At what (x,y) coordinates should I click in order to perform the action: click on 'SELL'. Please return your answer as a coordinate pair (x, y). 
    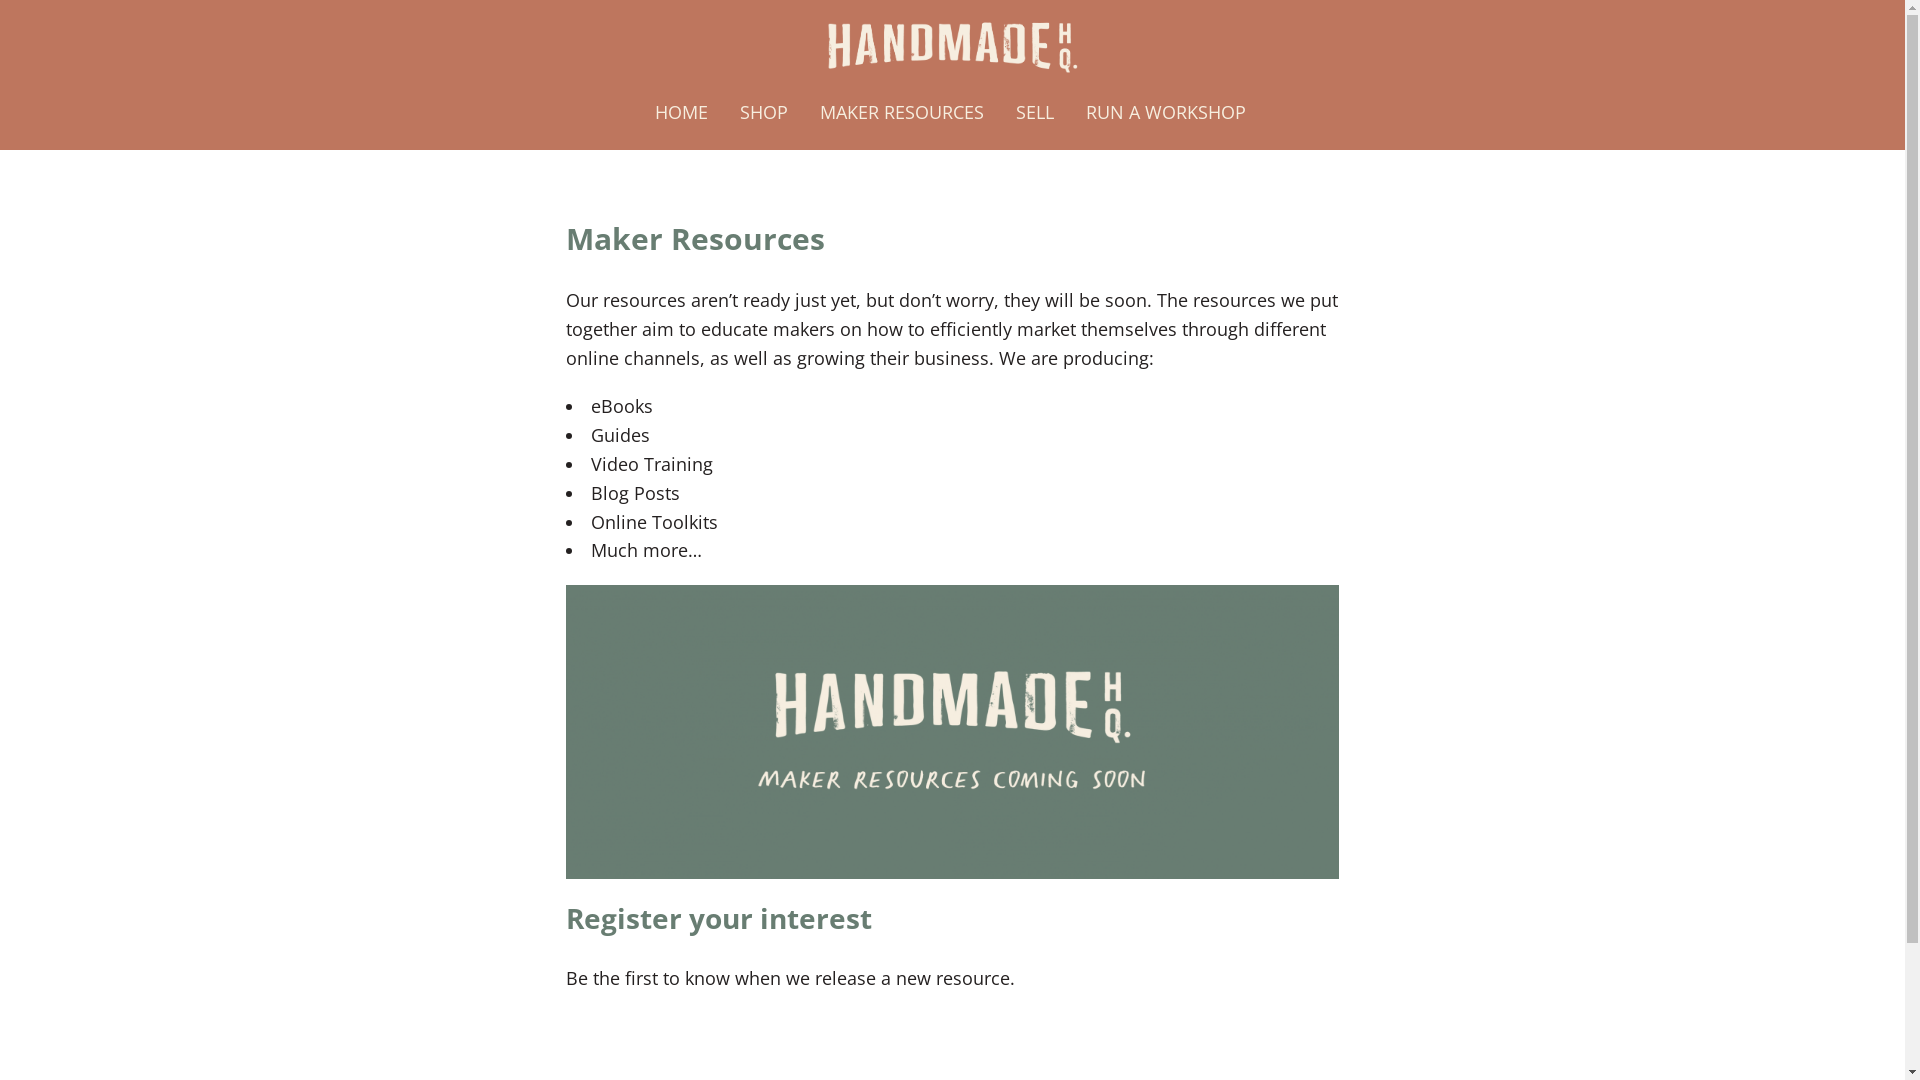
    Looking at the image, I should click on (1035, 111).